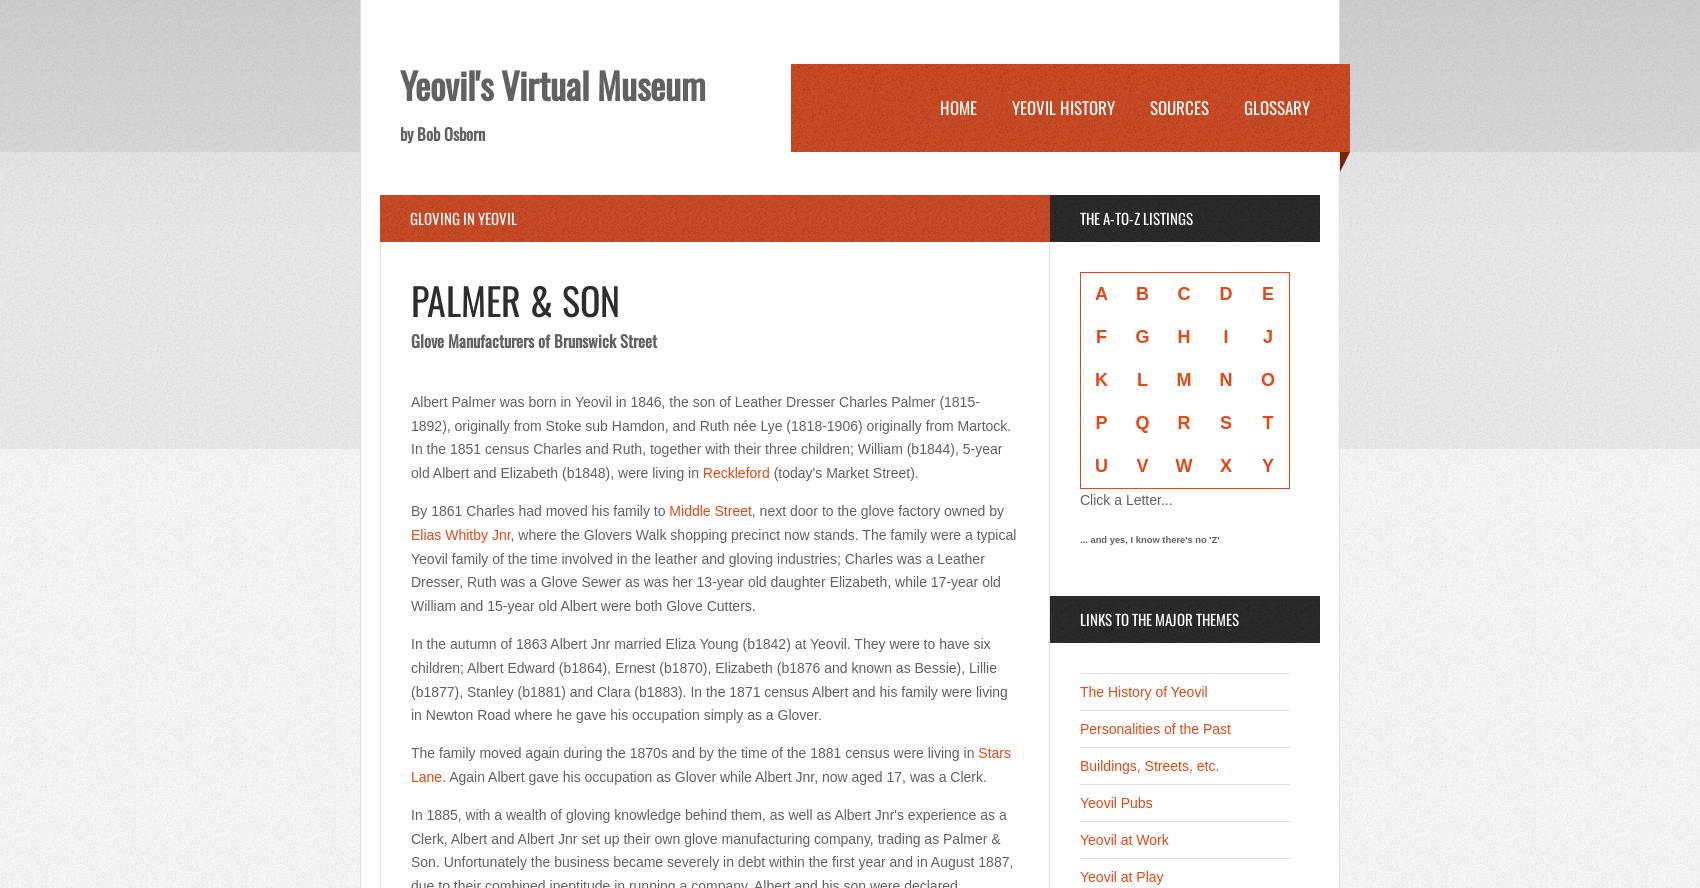  What do you see at coordinates (1266, 422) in the screenshot?
I see `'T'` at bounding box center [1266, 422].